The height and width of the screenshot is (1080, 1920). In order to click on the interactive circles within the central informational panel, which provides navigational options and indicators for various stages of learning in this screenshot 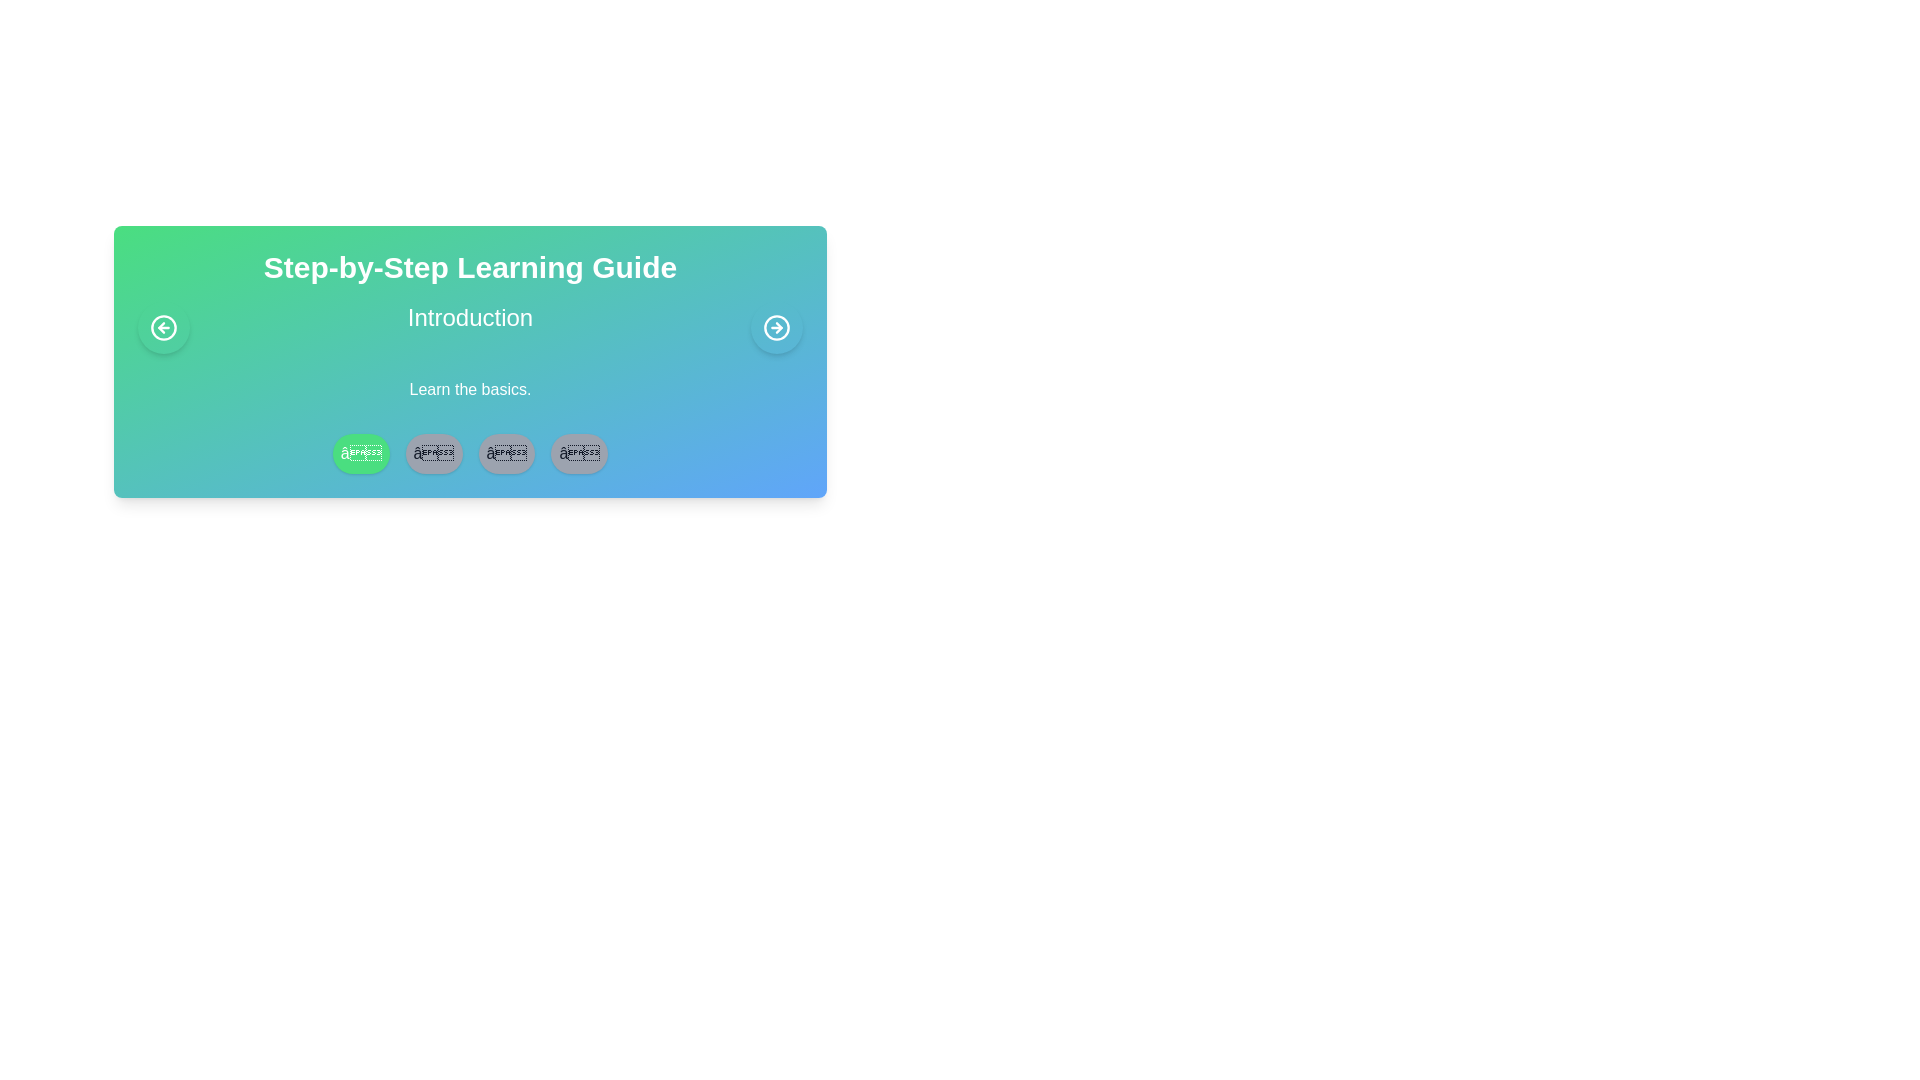, I will do `click(469, 362)`.